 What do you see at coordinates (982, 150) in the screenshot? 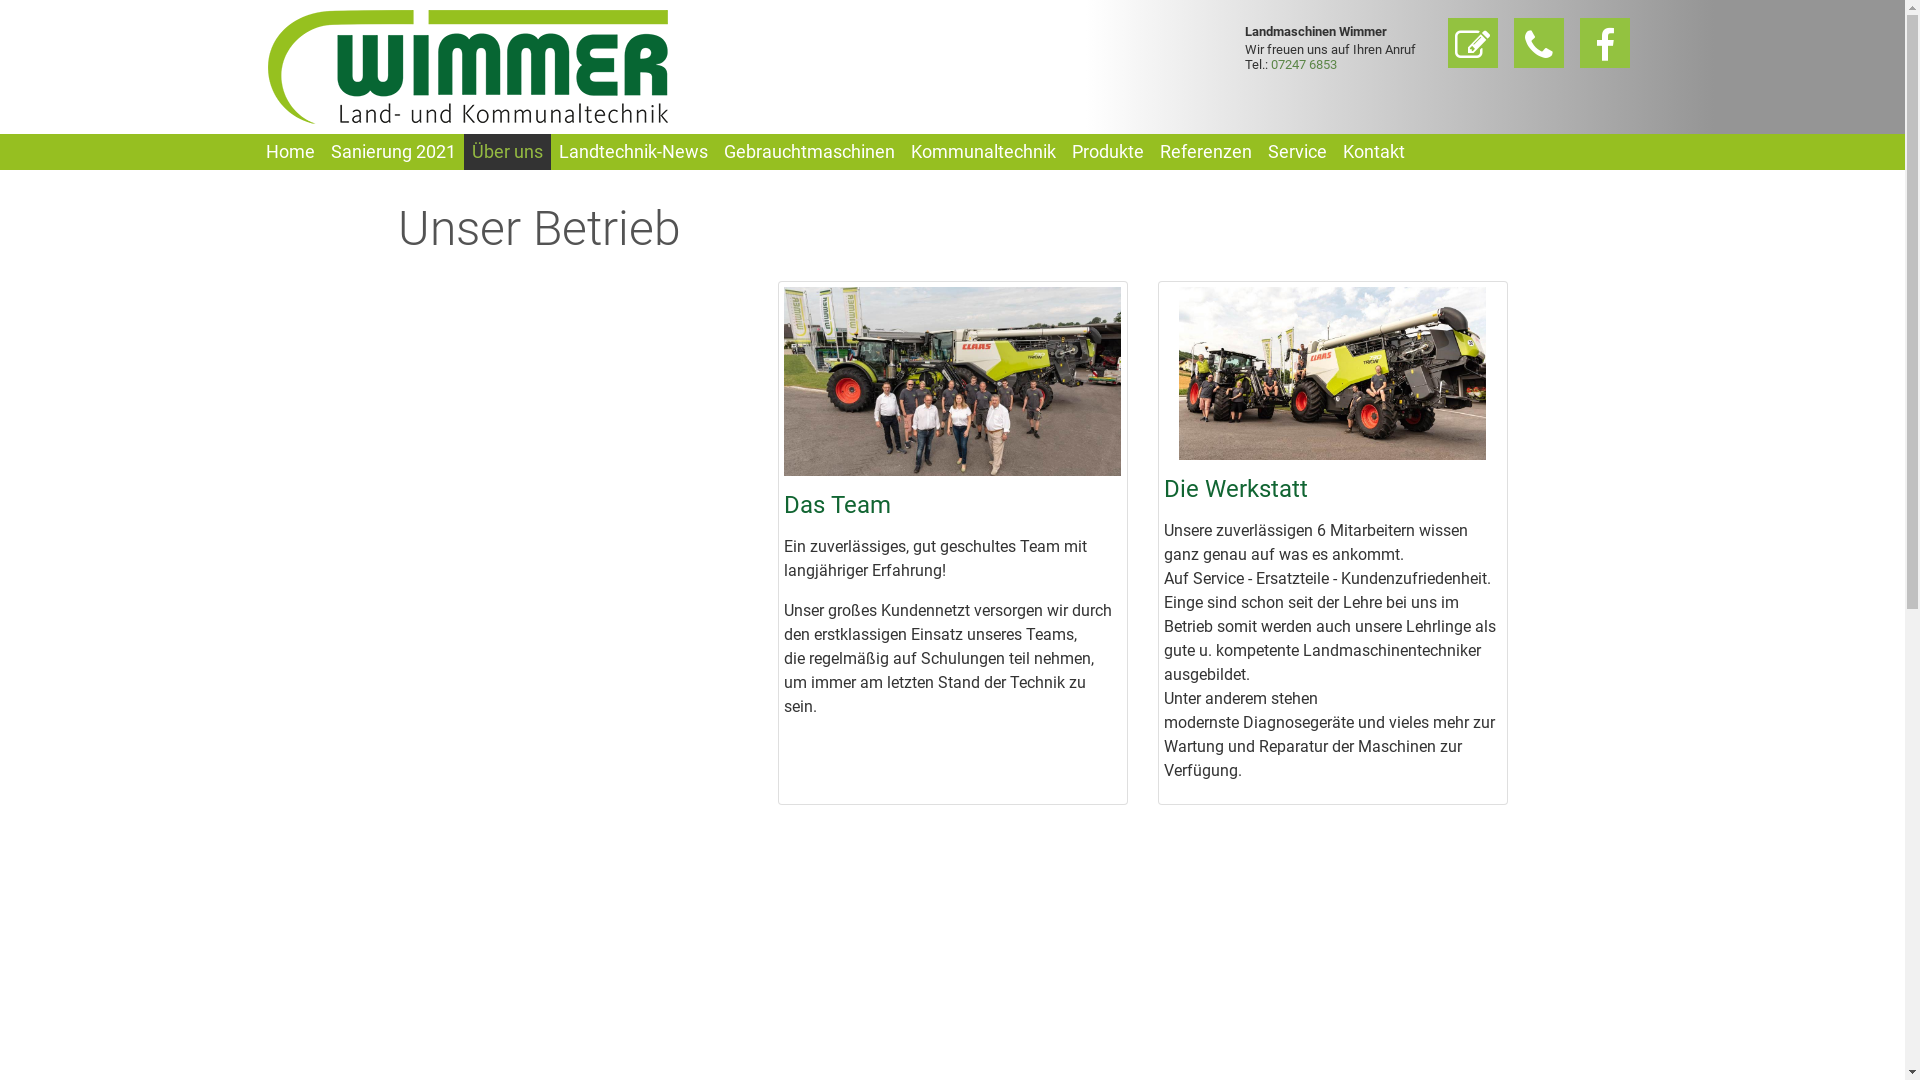
I see `'Kommunaltechnik'` at bounding box center [982, 150].